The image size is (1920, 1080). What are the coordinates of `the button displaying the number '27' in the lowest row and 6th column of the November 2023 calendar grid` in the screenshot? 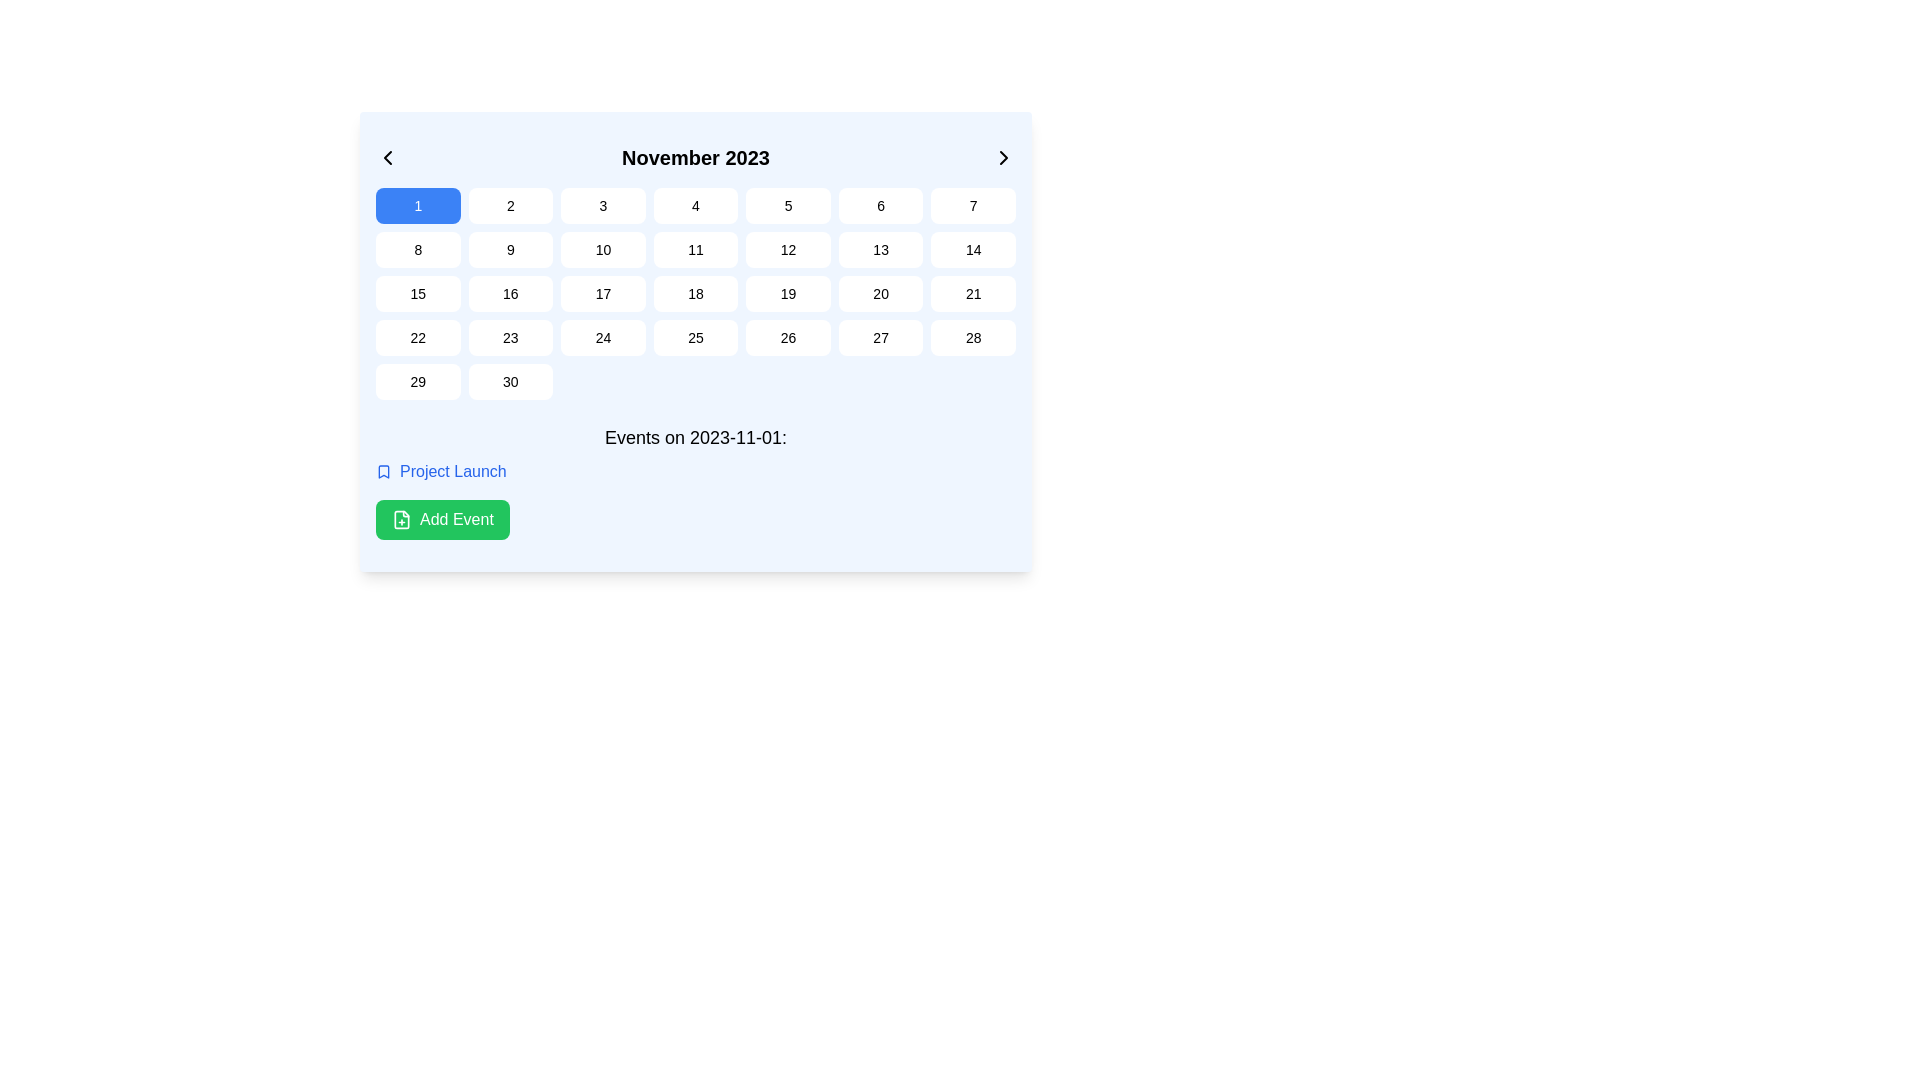 It's located at (880, 337).